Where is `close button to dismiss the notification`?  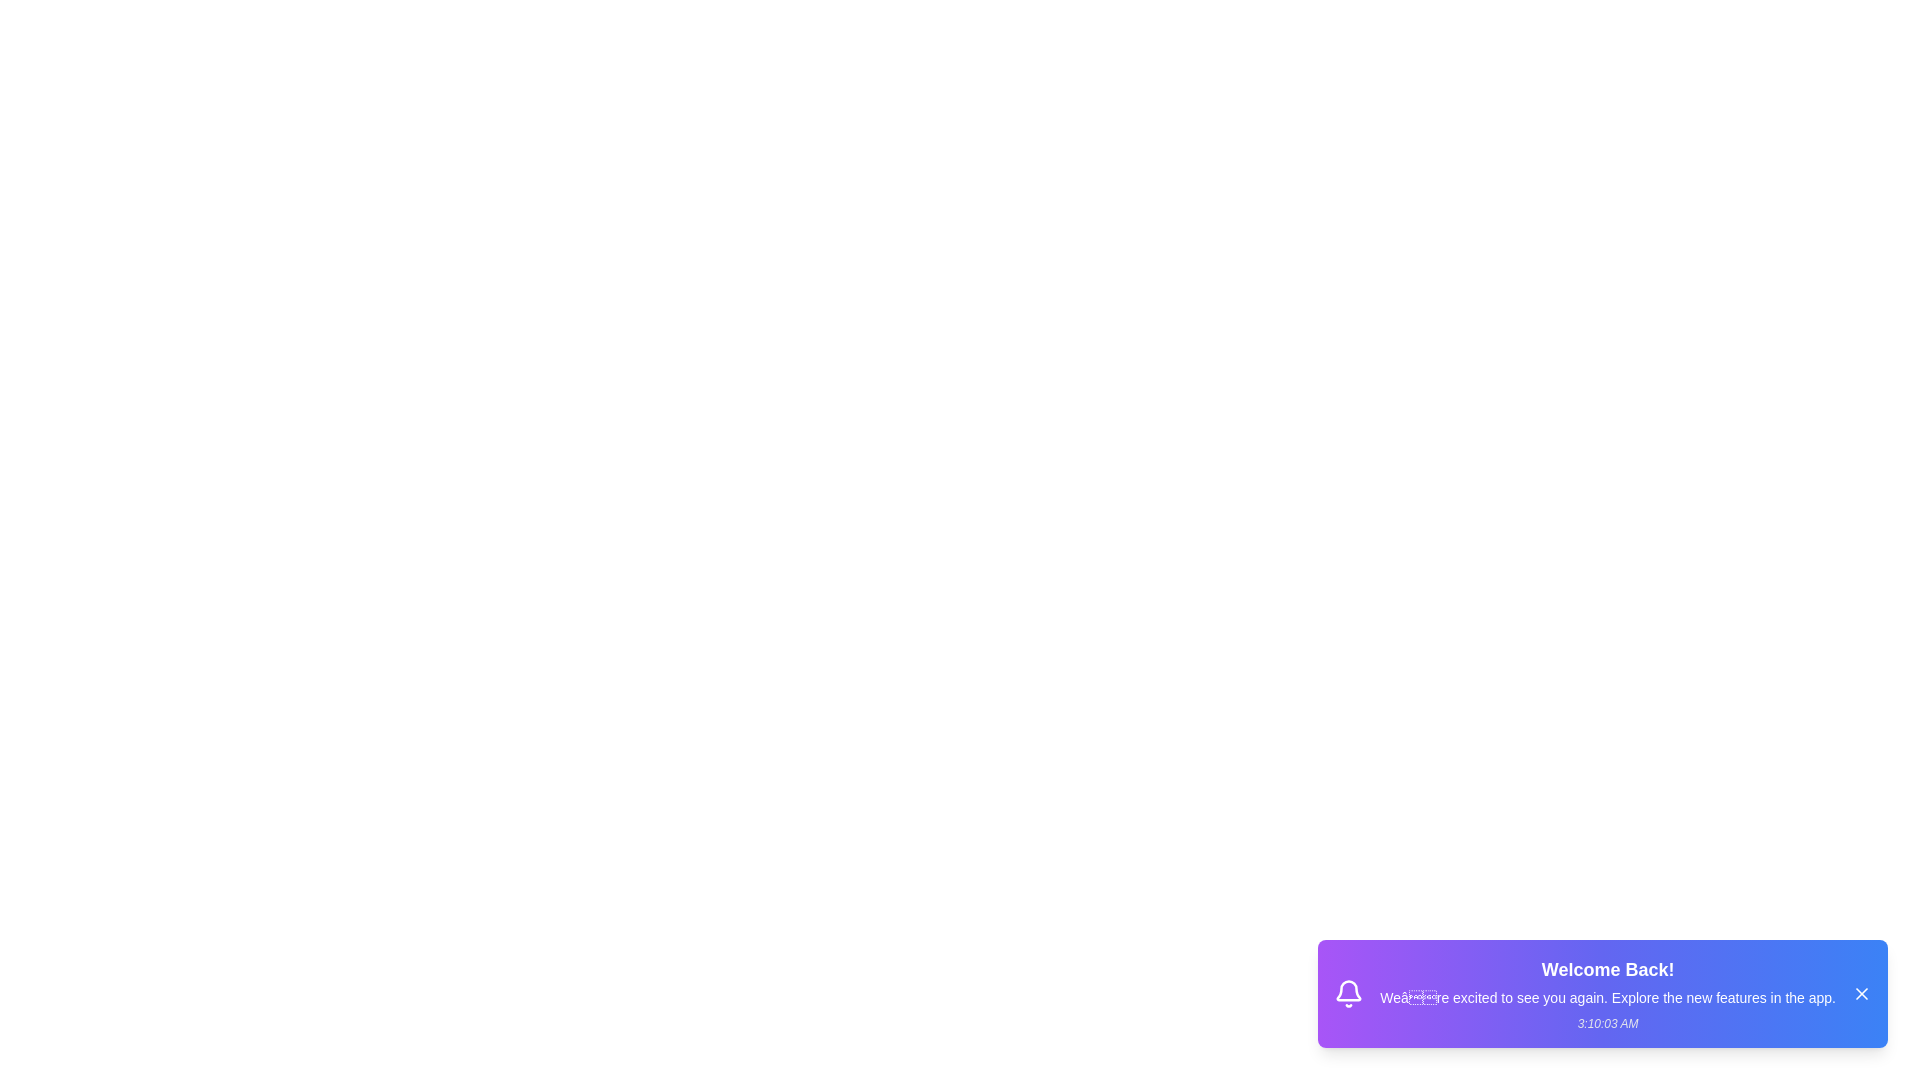
close button to dismiss the notification is located at coordinates (1861, 994).